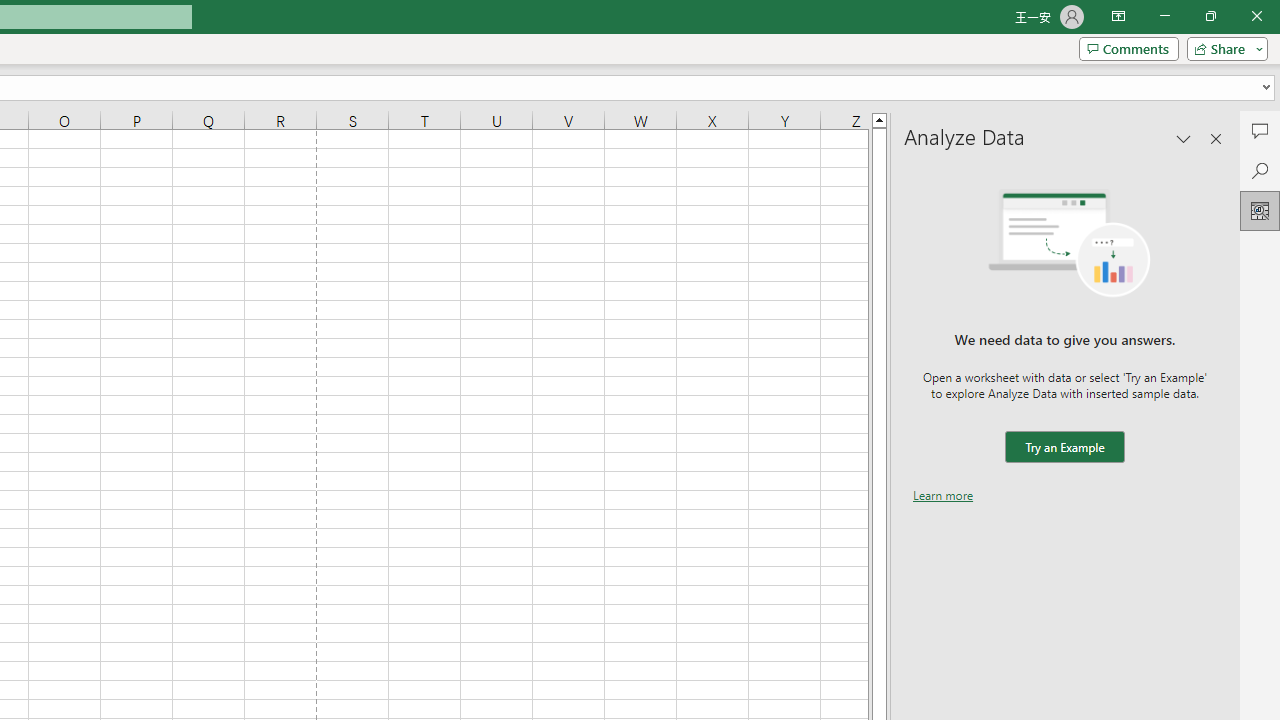  I want to click on 'Task Pane Options', so click(1184, 137).